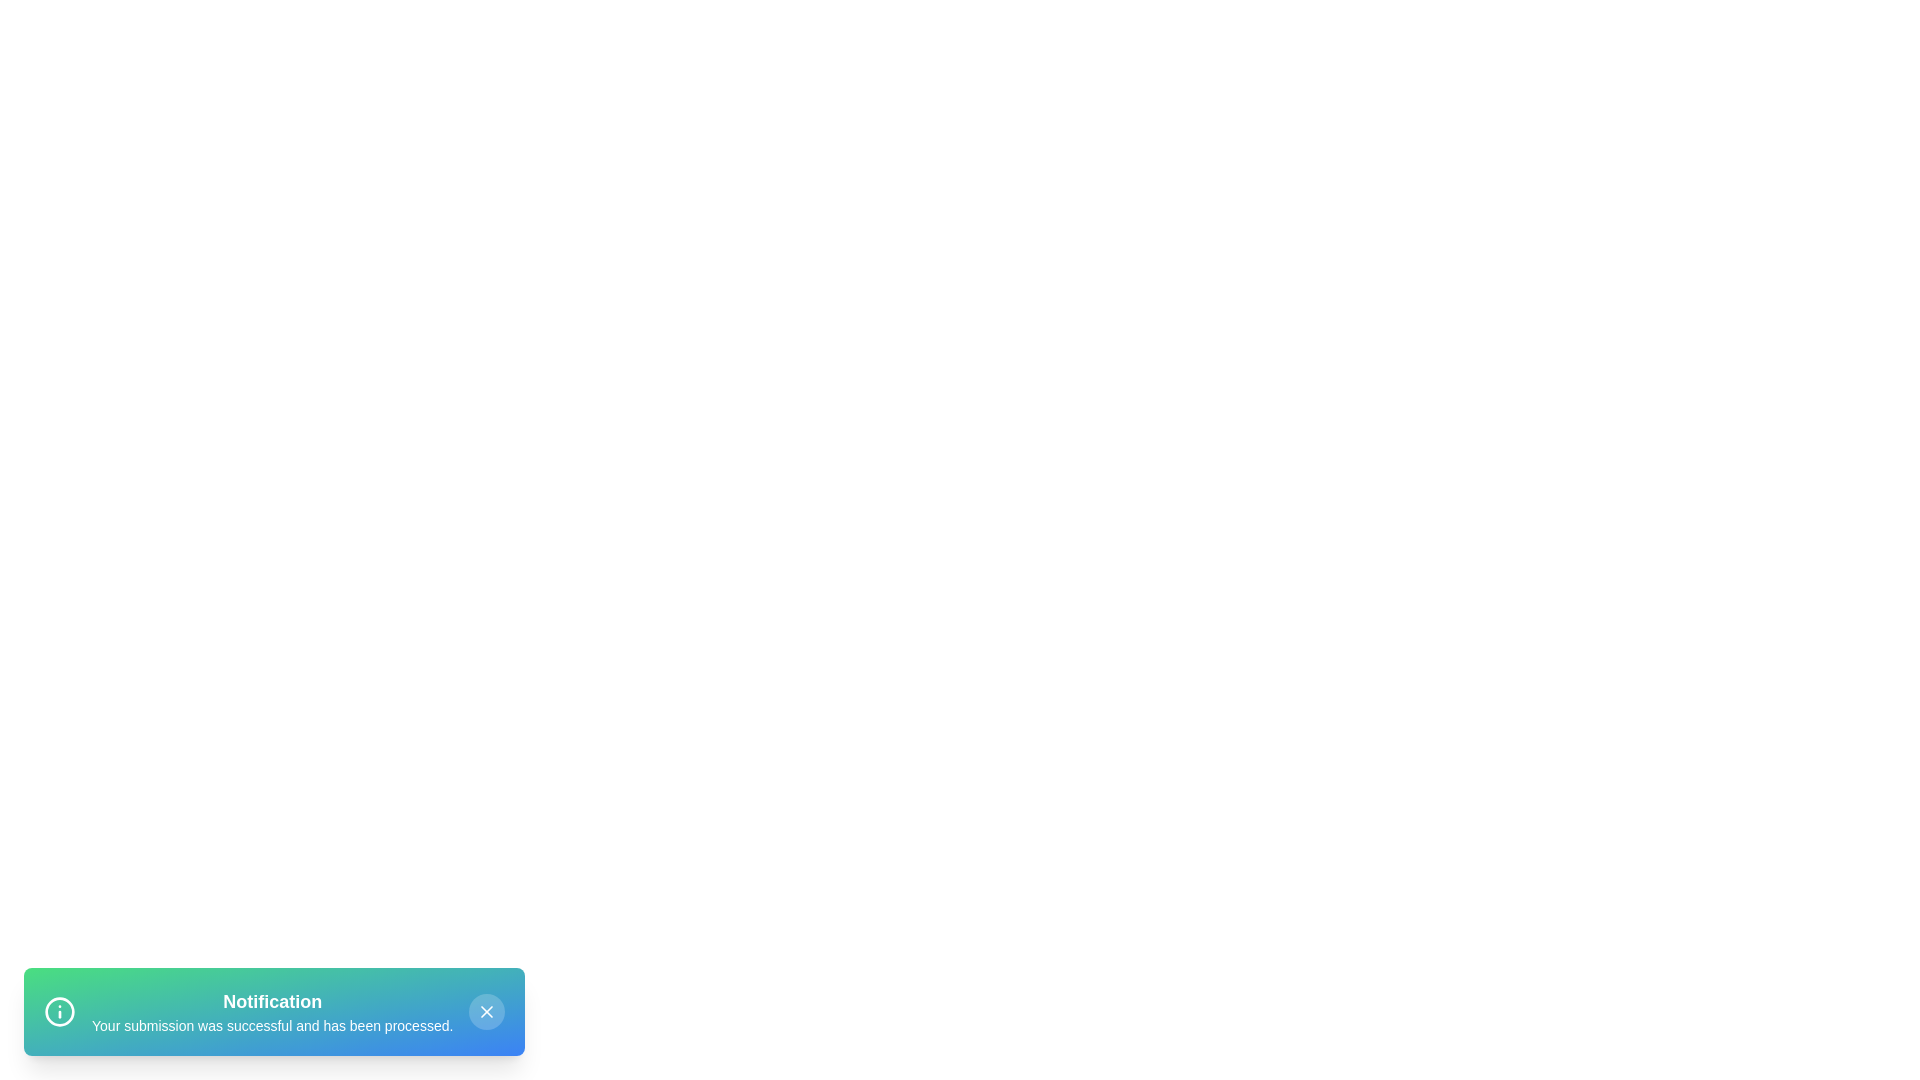 Image resolution: width=1920 pixels, height=1080 pixels. What do you see at coordinates (487, 1011) in the screenshot?
I see `the close button of the notification to dismiss it` at bounding box center [487, 1011].